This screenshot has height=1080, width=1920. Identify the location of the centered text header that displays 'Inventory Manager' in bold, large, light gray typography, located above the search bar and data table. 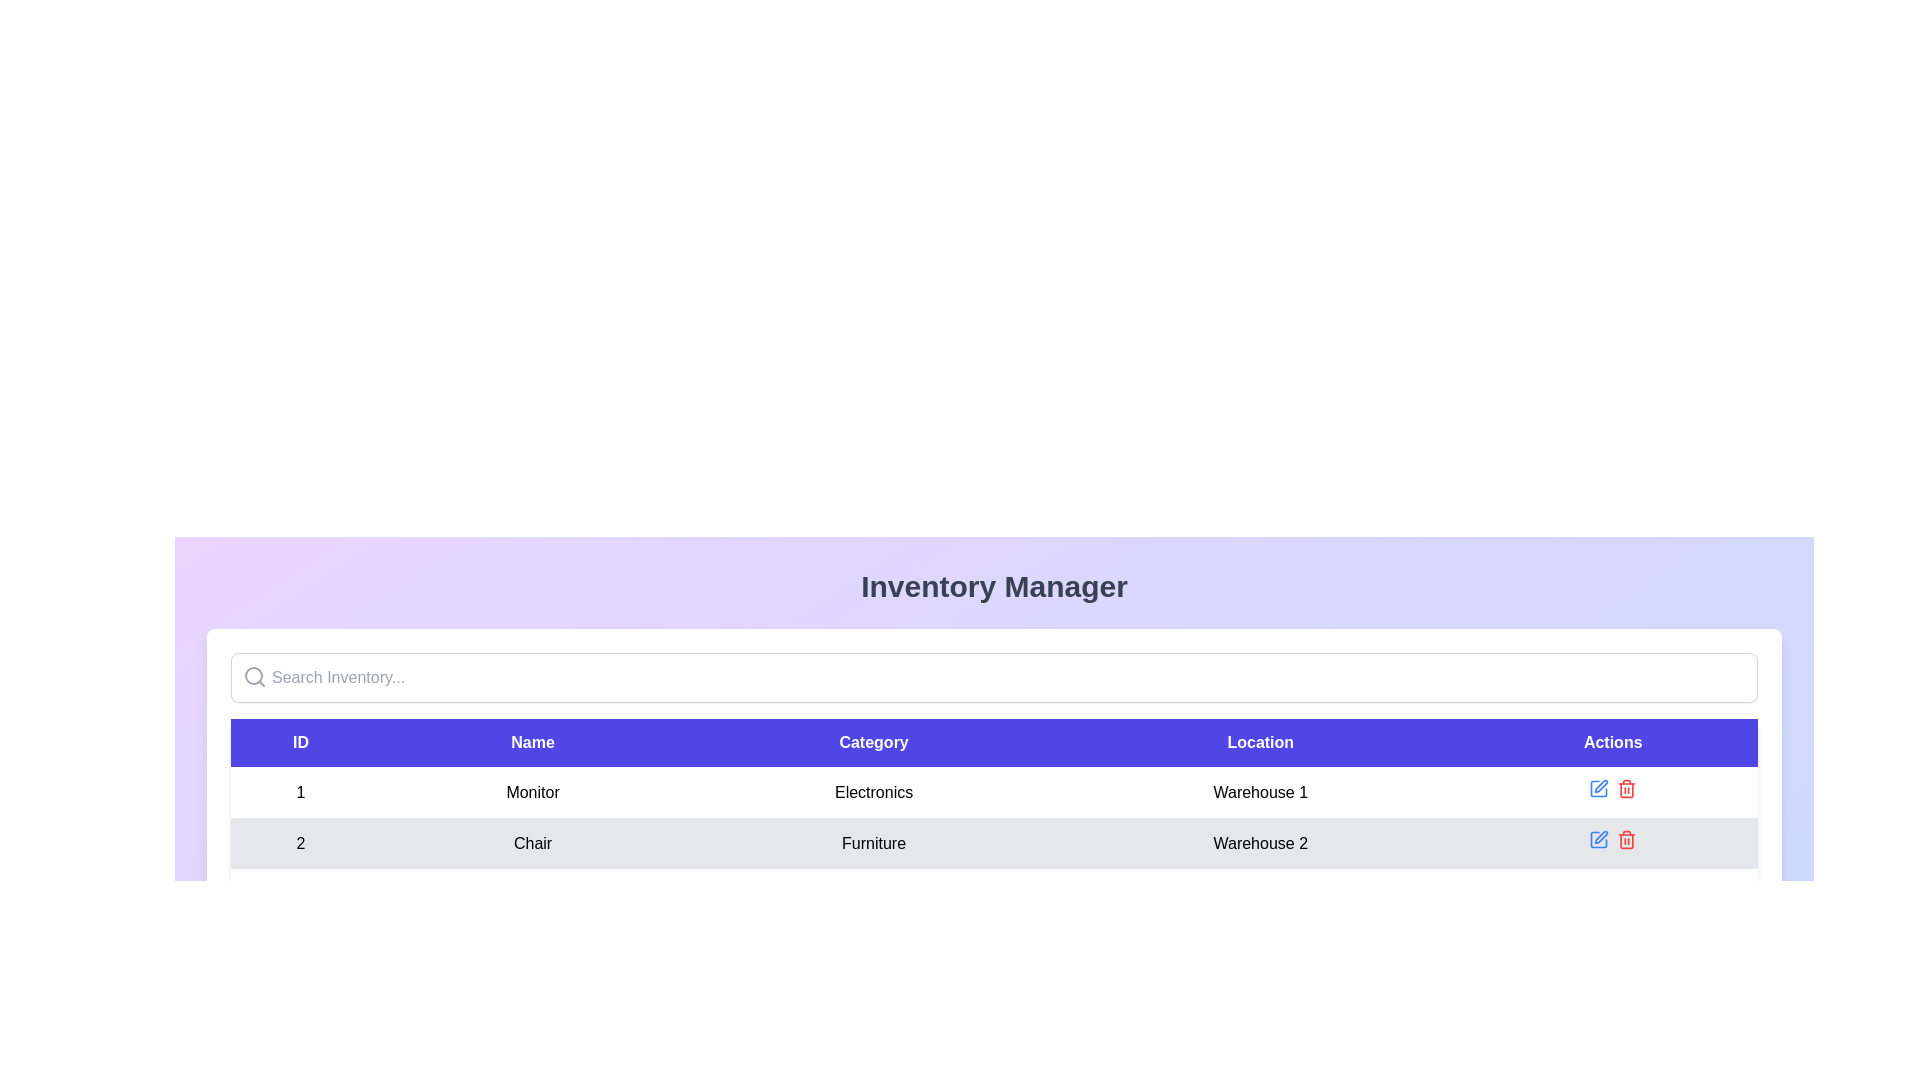
(994, 585).